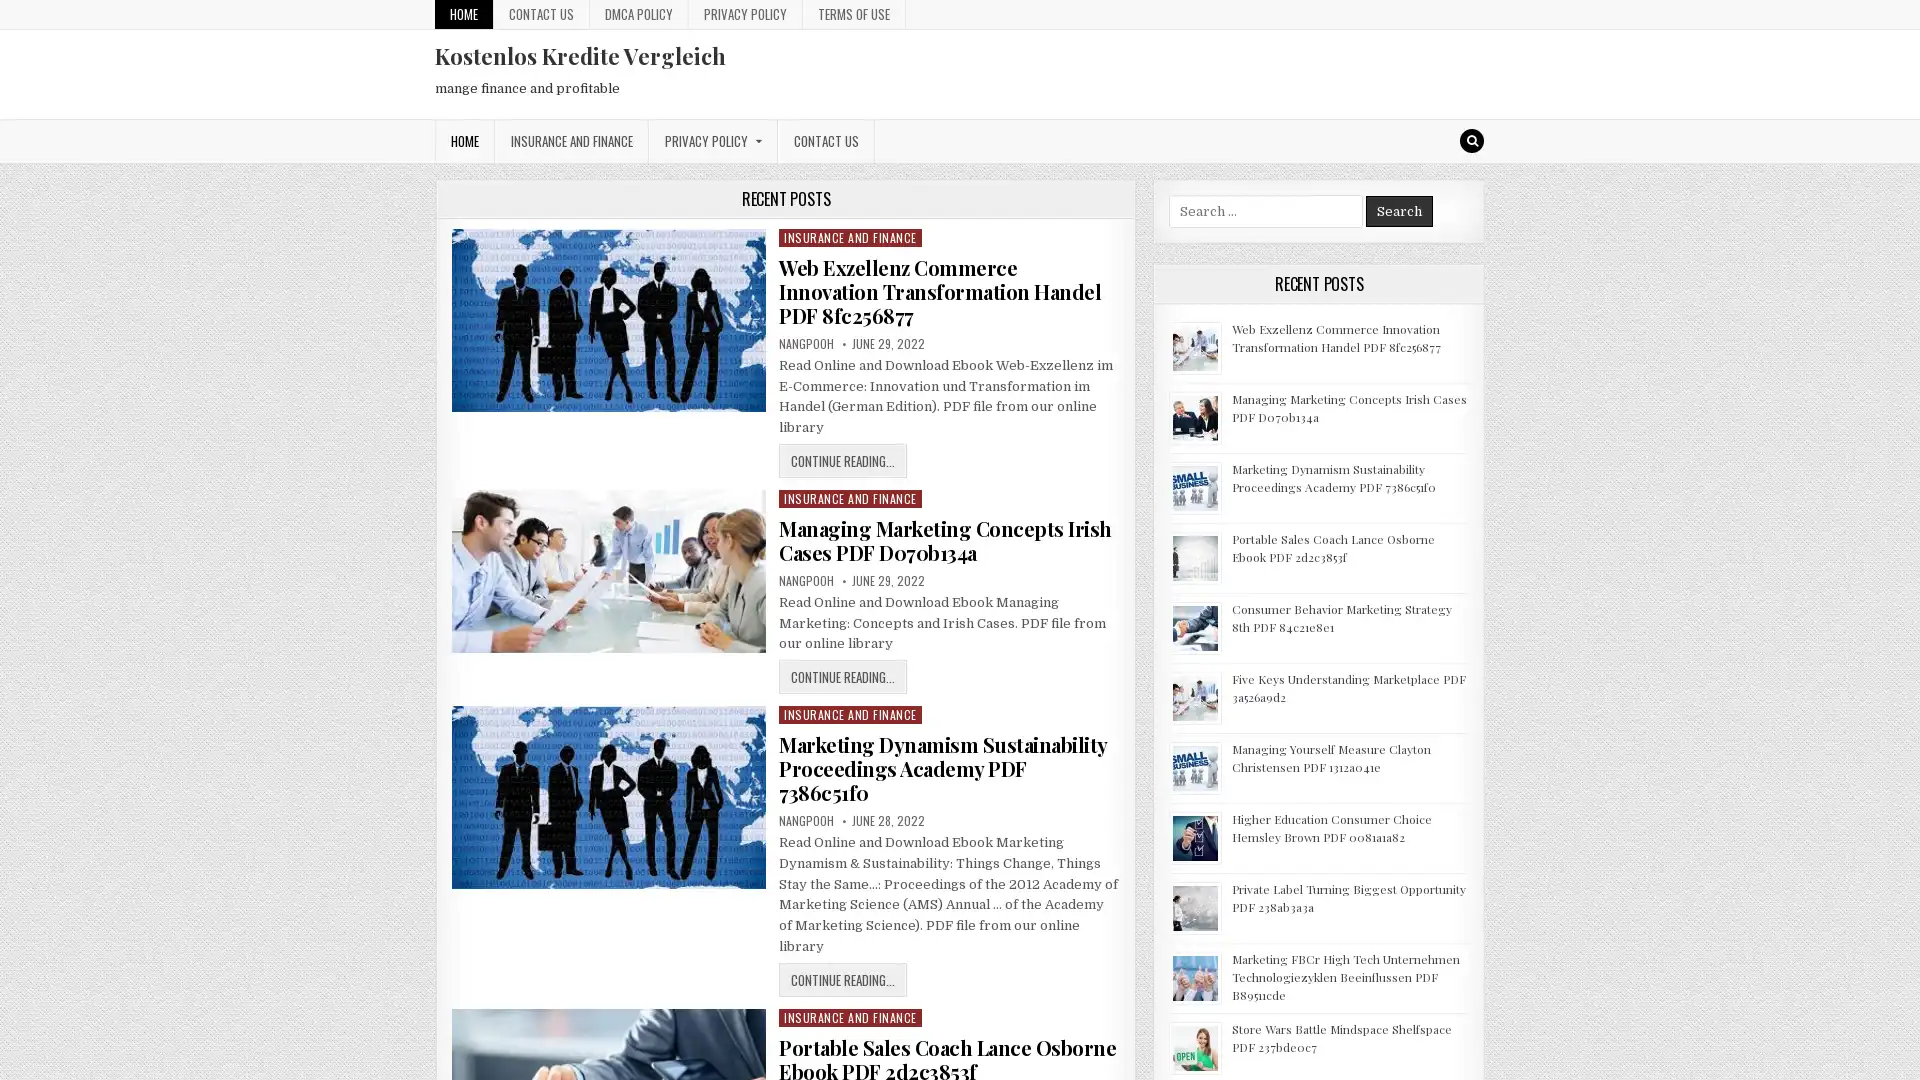  What do you see at coordinates (1398, 211) in the screenshot?
I see `Search` at bounding box center [1398, 211].